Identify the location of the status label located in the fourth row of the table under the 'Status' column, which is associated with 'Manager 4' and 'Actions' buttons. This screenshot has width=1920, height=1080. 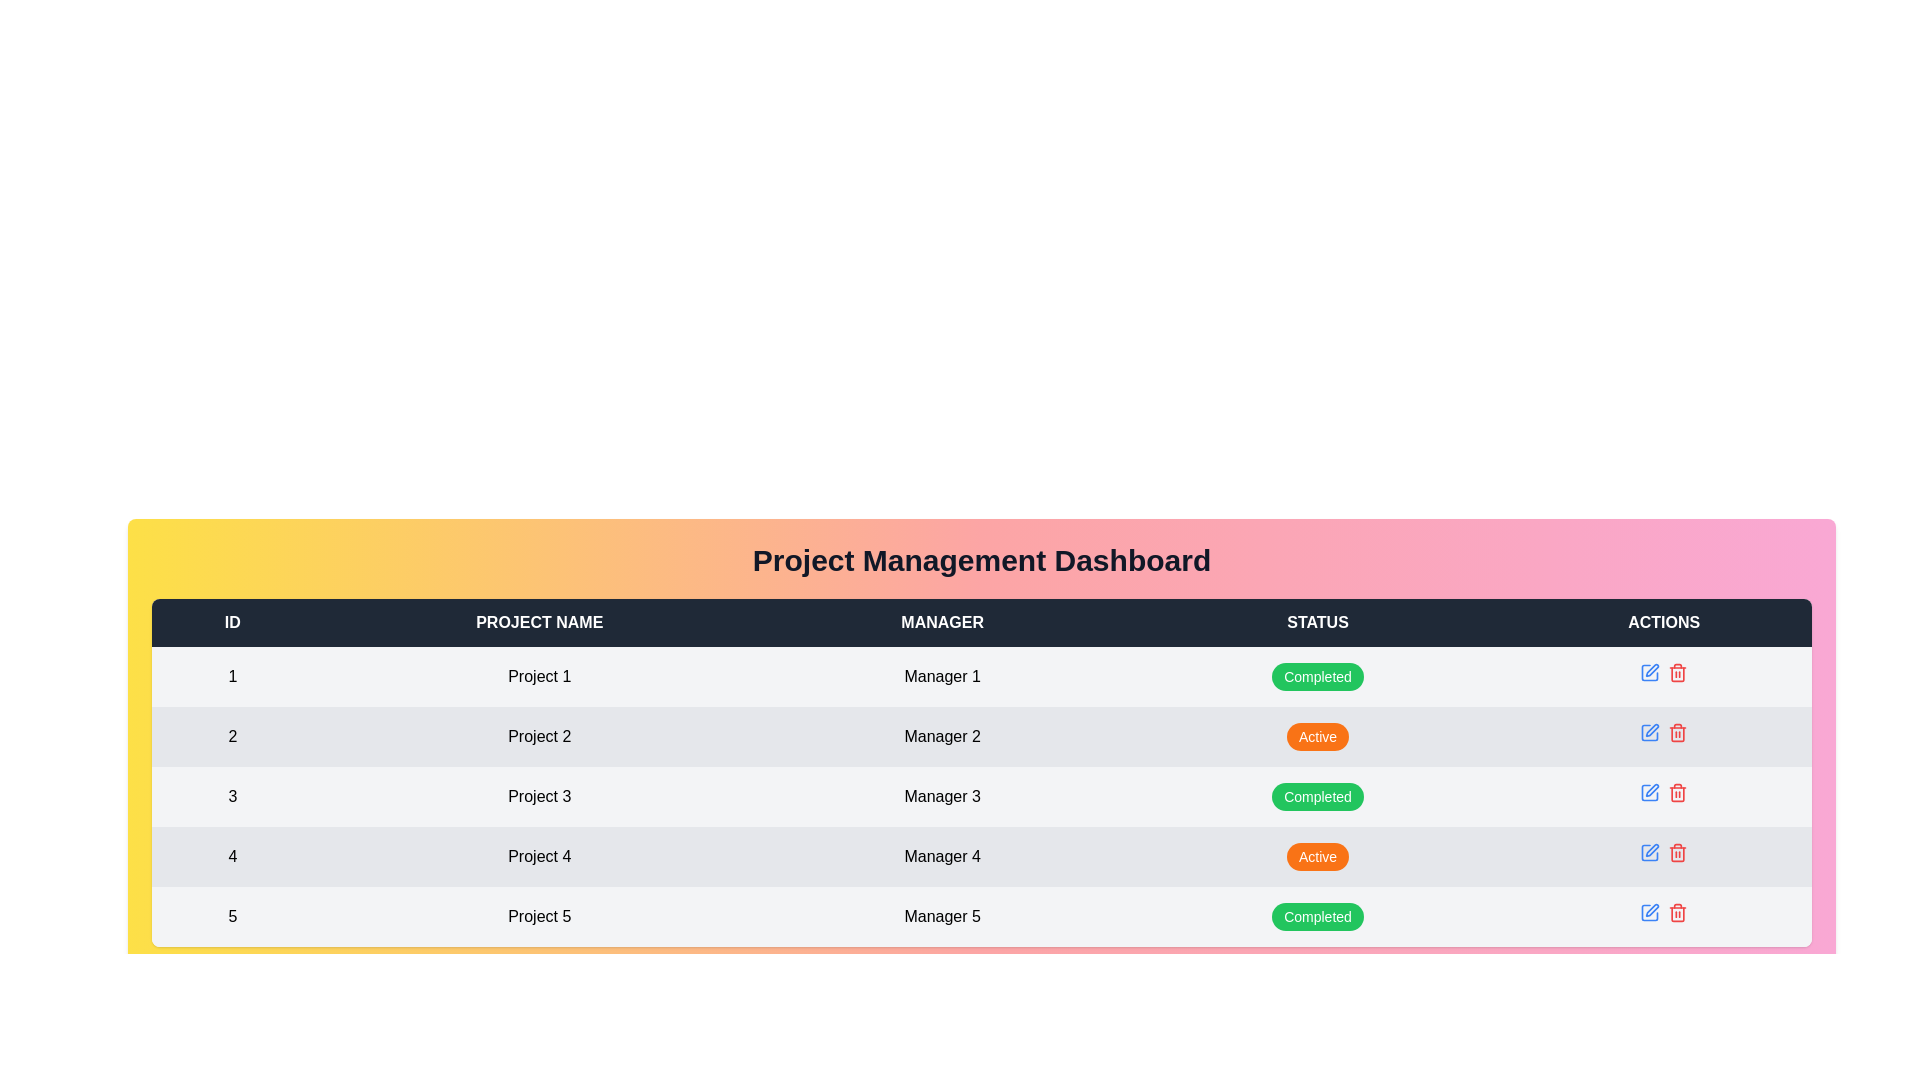
(1318, 855).